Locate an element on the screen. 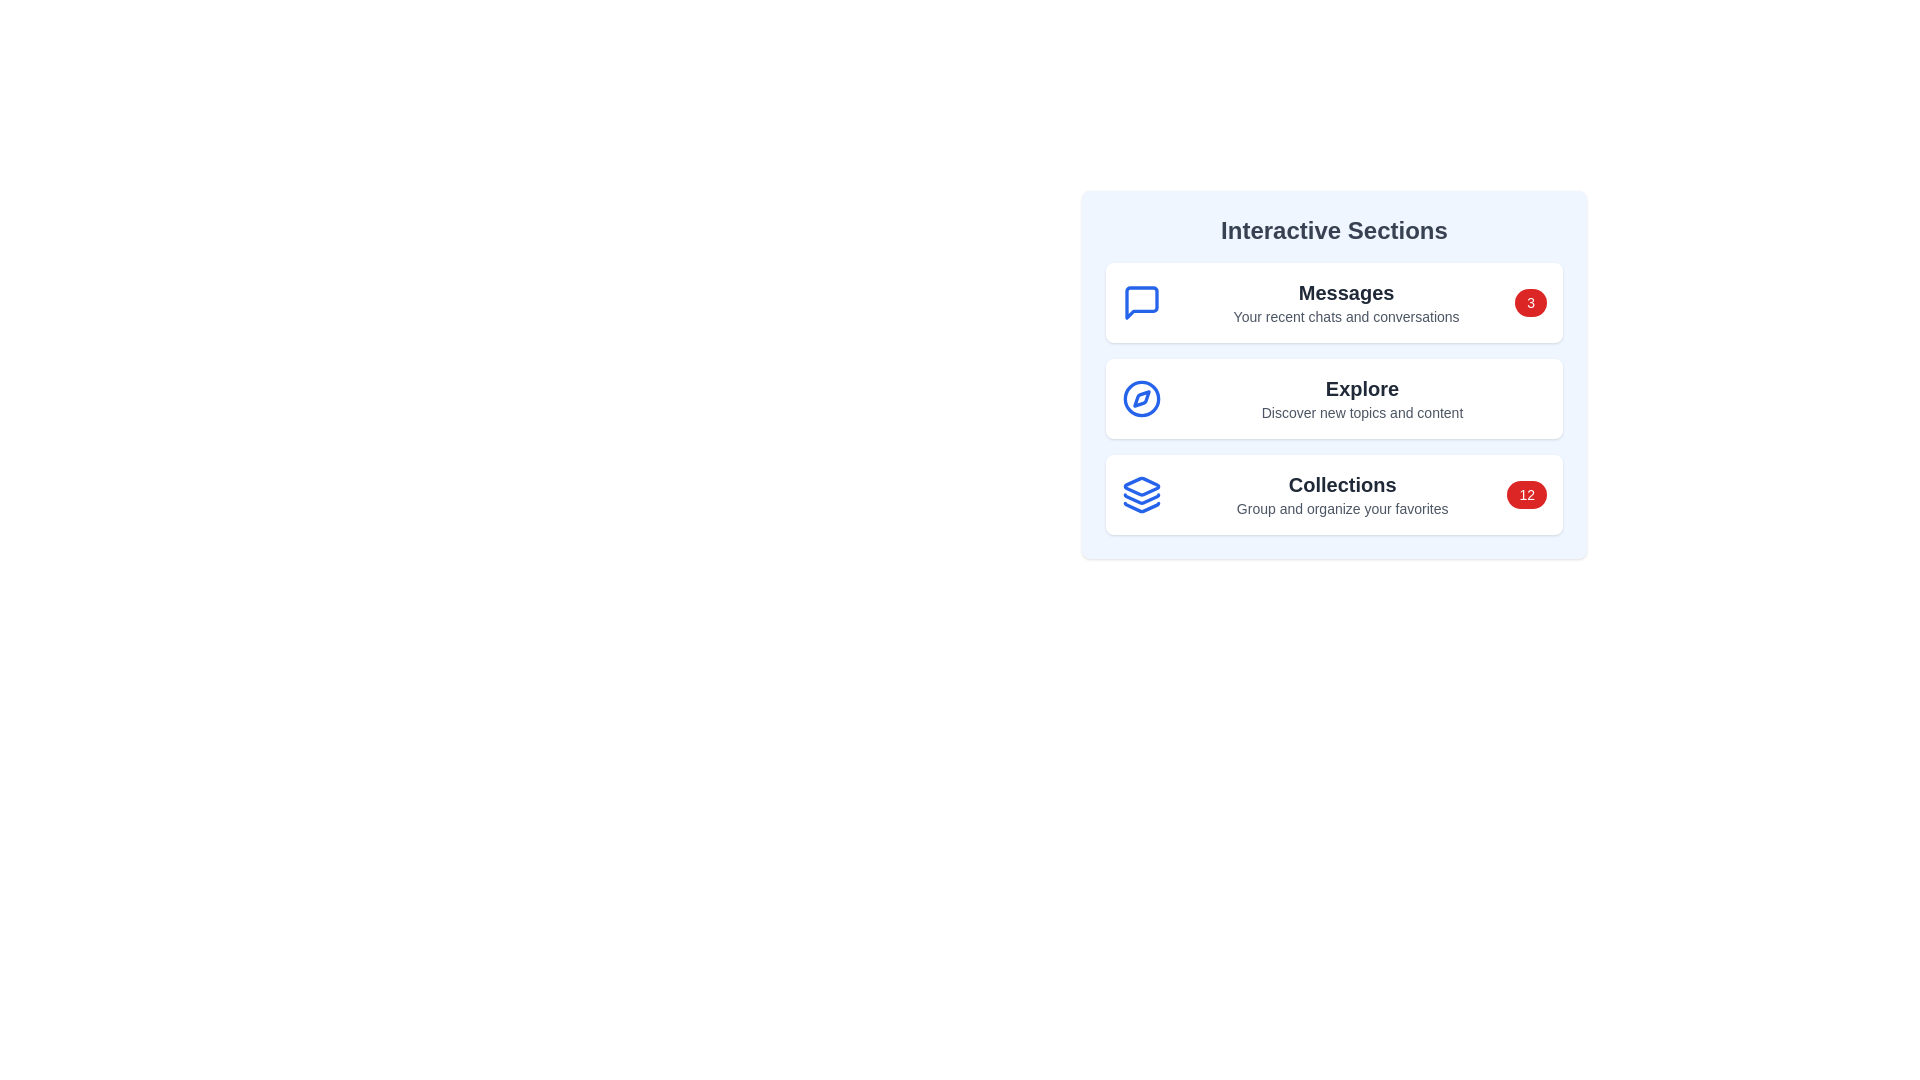 This screenshot has width=1920, height=1080. the notification badge of the section Collections is located at coordinates (1525, 494).